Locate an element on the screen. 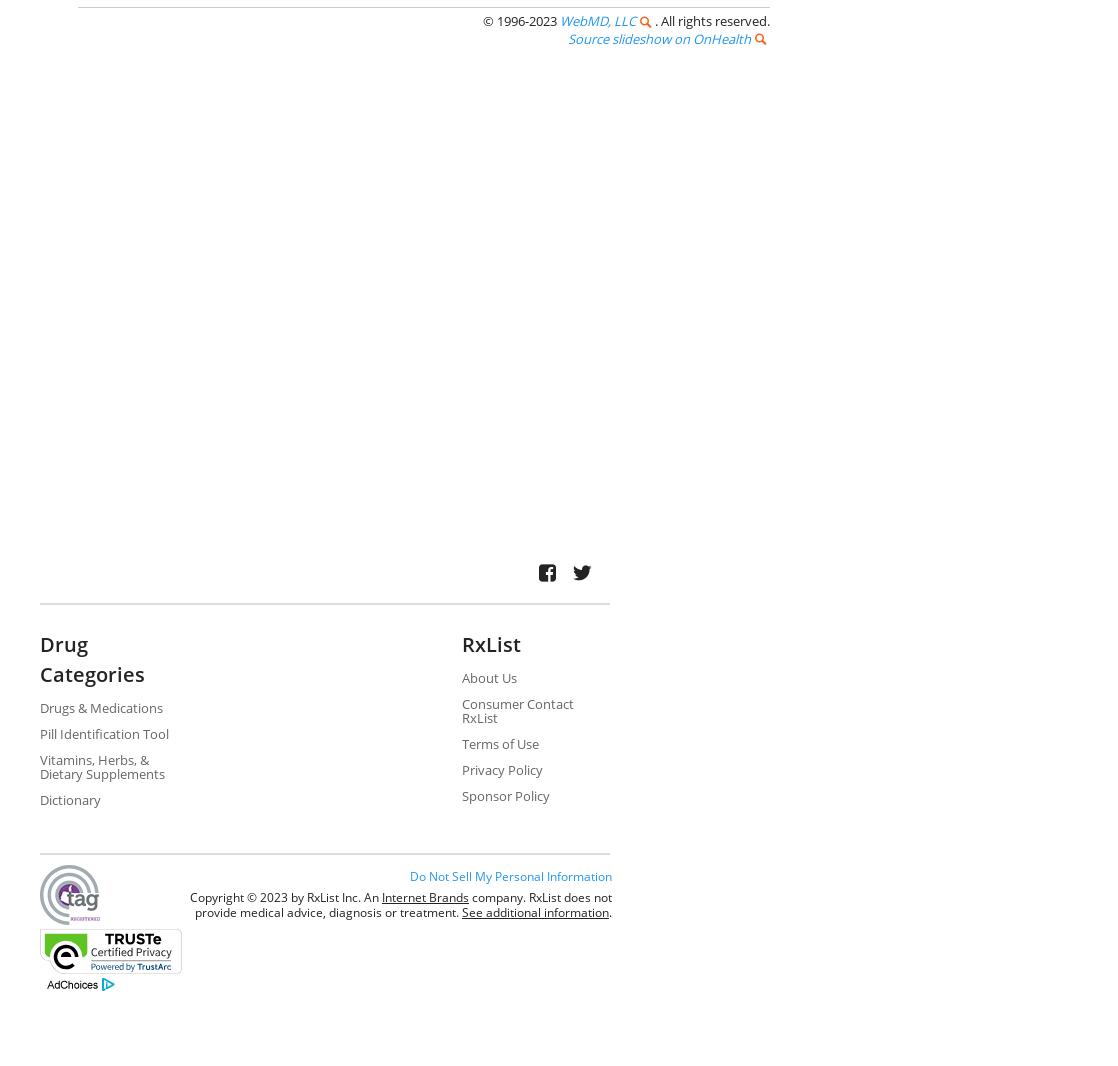  'Terms of Use' is located at coordinates (498, 742).